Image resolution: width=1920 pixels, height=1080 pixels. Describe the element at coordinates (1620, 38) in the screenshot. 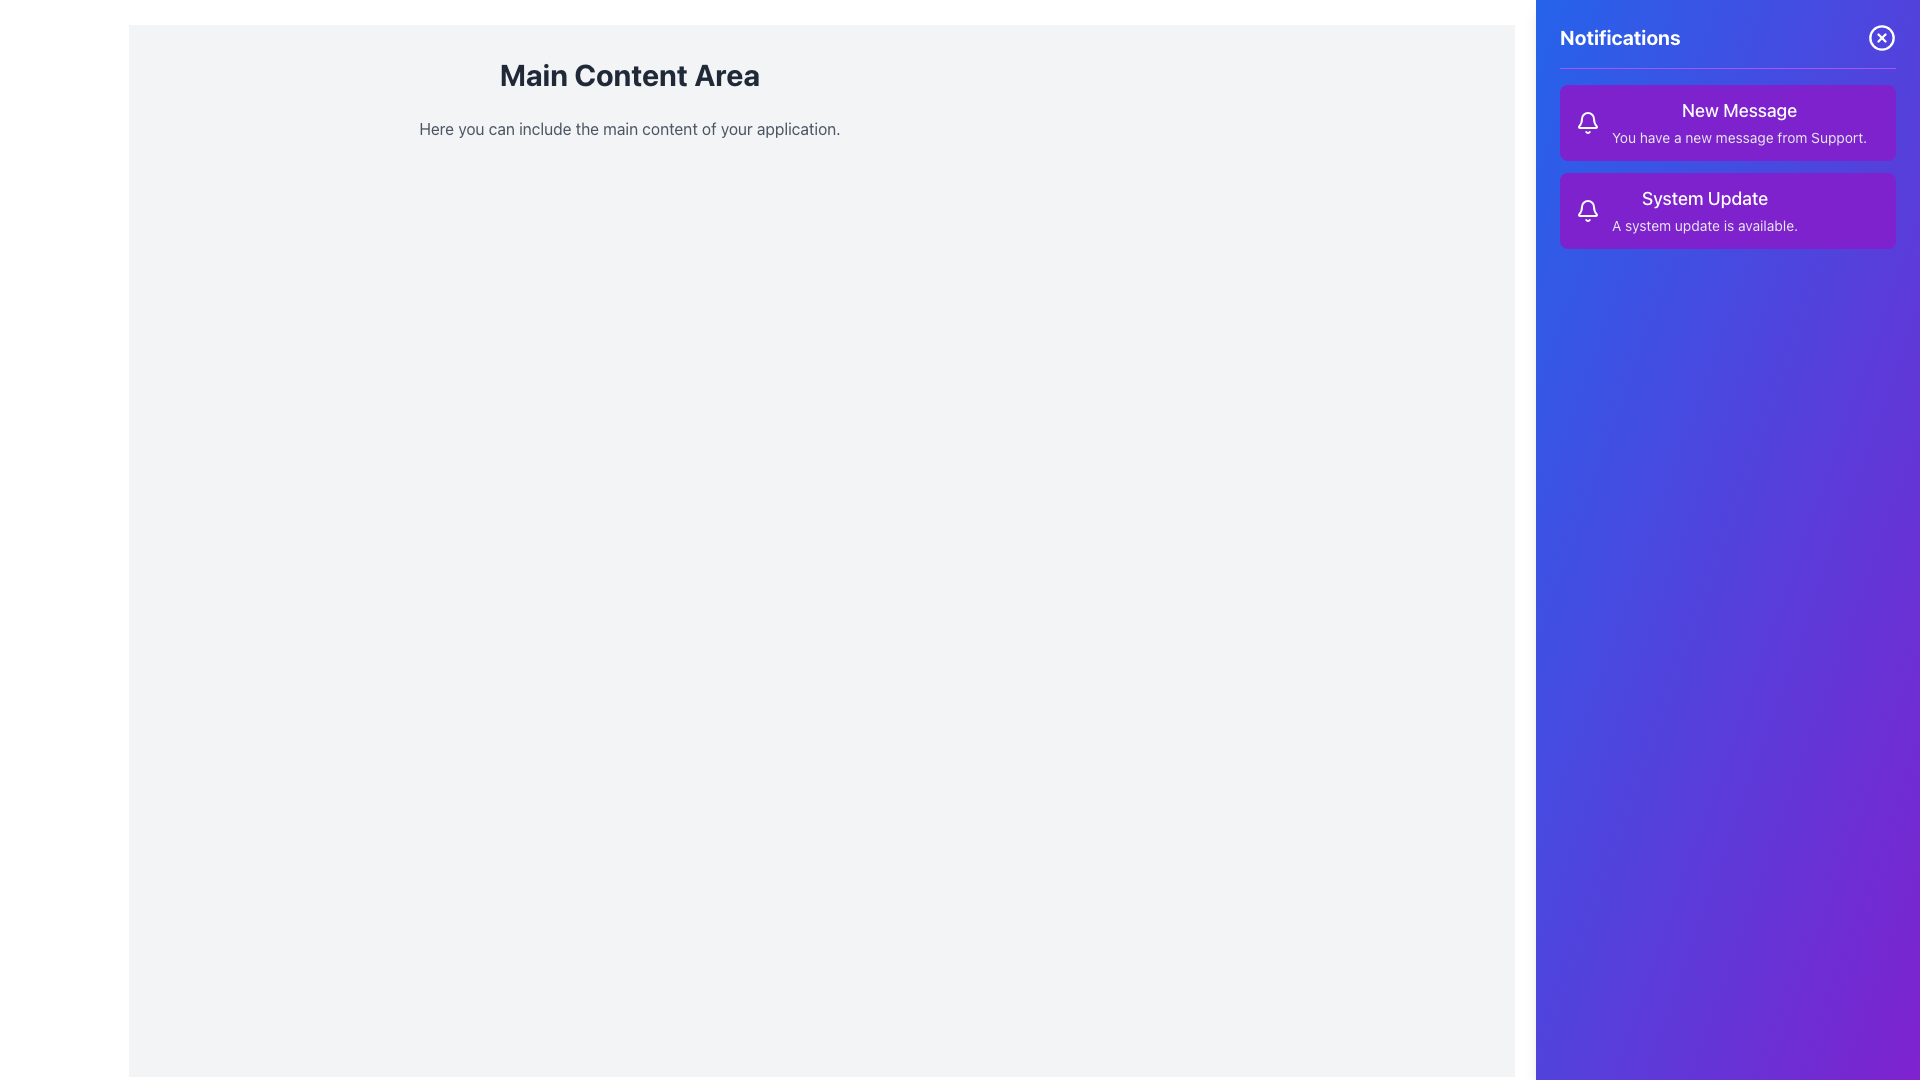

I see `prominently displayed heading text 'Notifications', which is styled in bold white font against a vibrant gradient purple background, located at the top-left of the right purple panel` at that location.